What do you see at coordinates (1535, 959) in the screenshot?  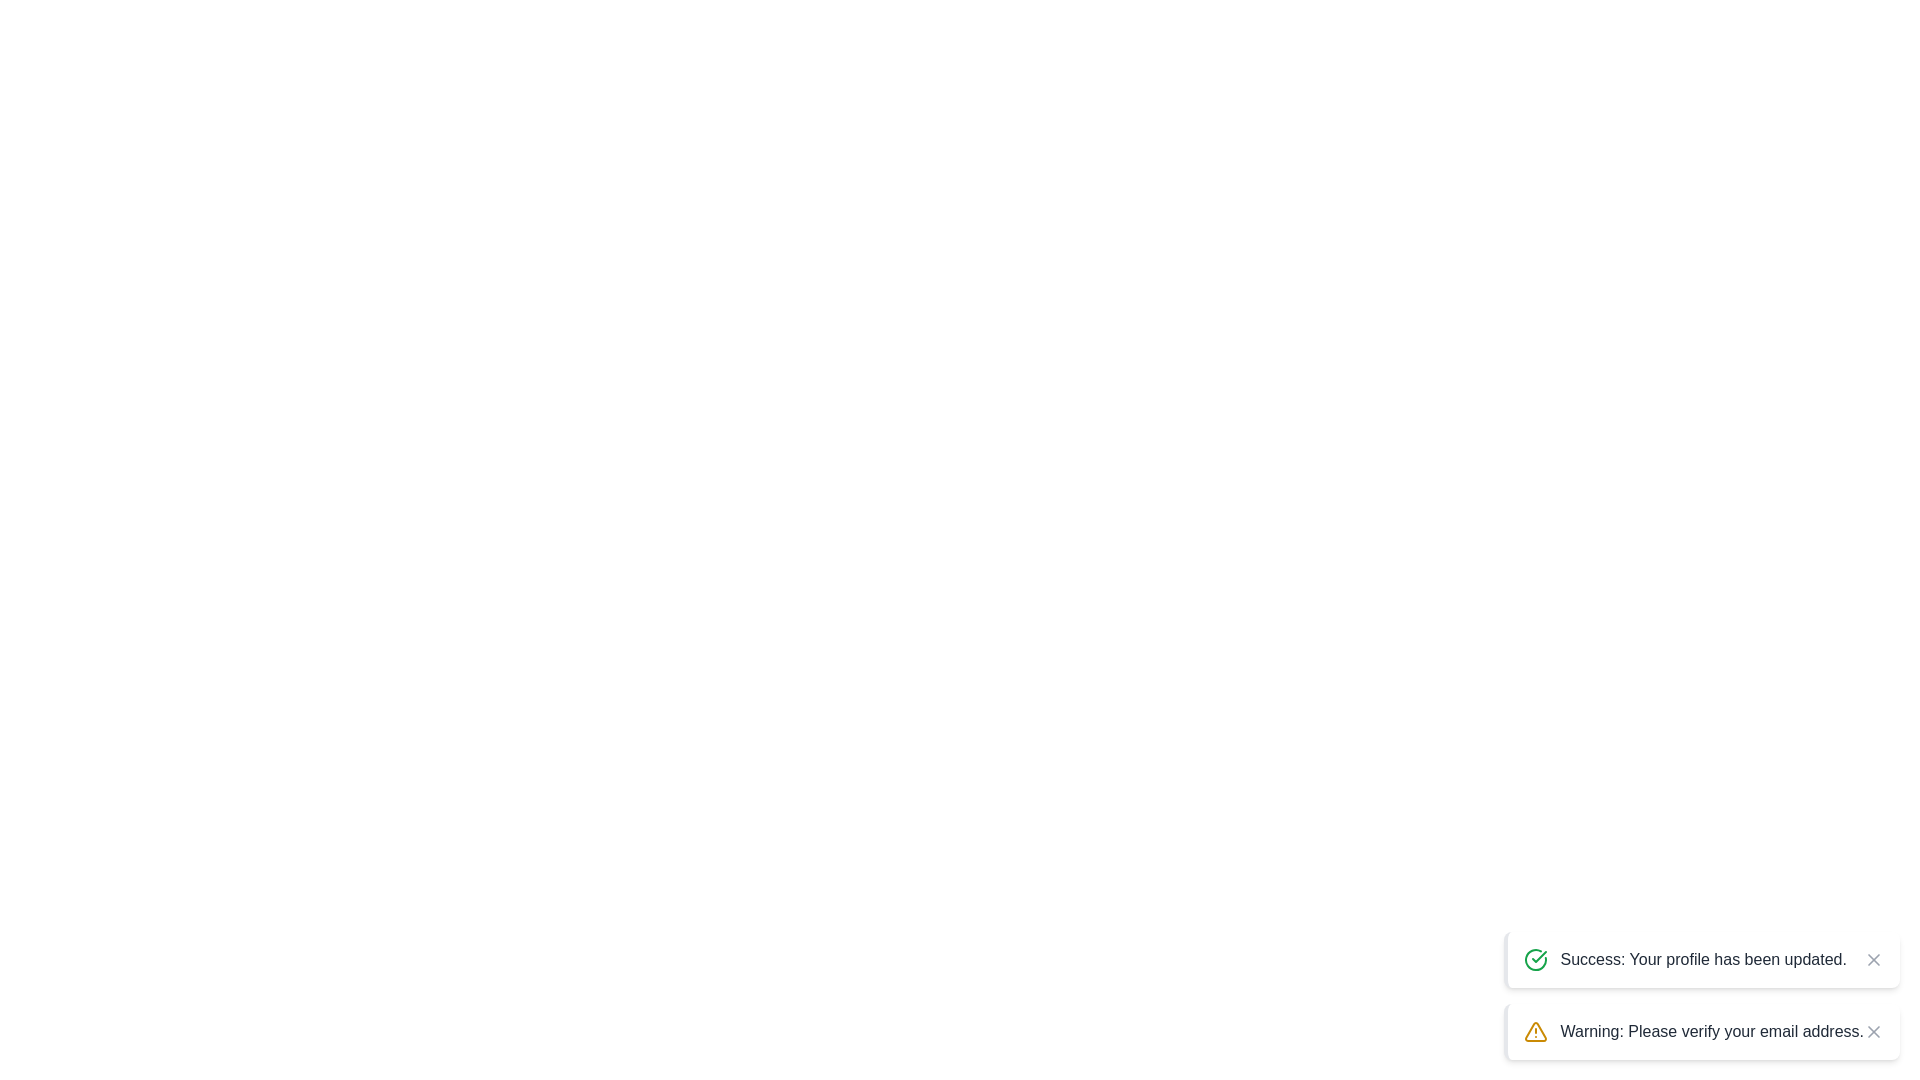 I see `the notification icon corresponding to success` at bounding box center [1535, 959].